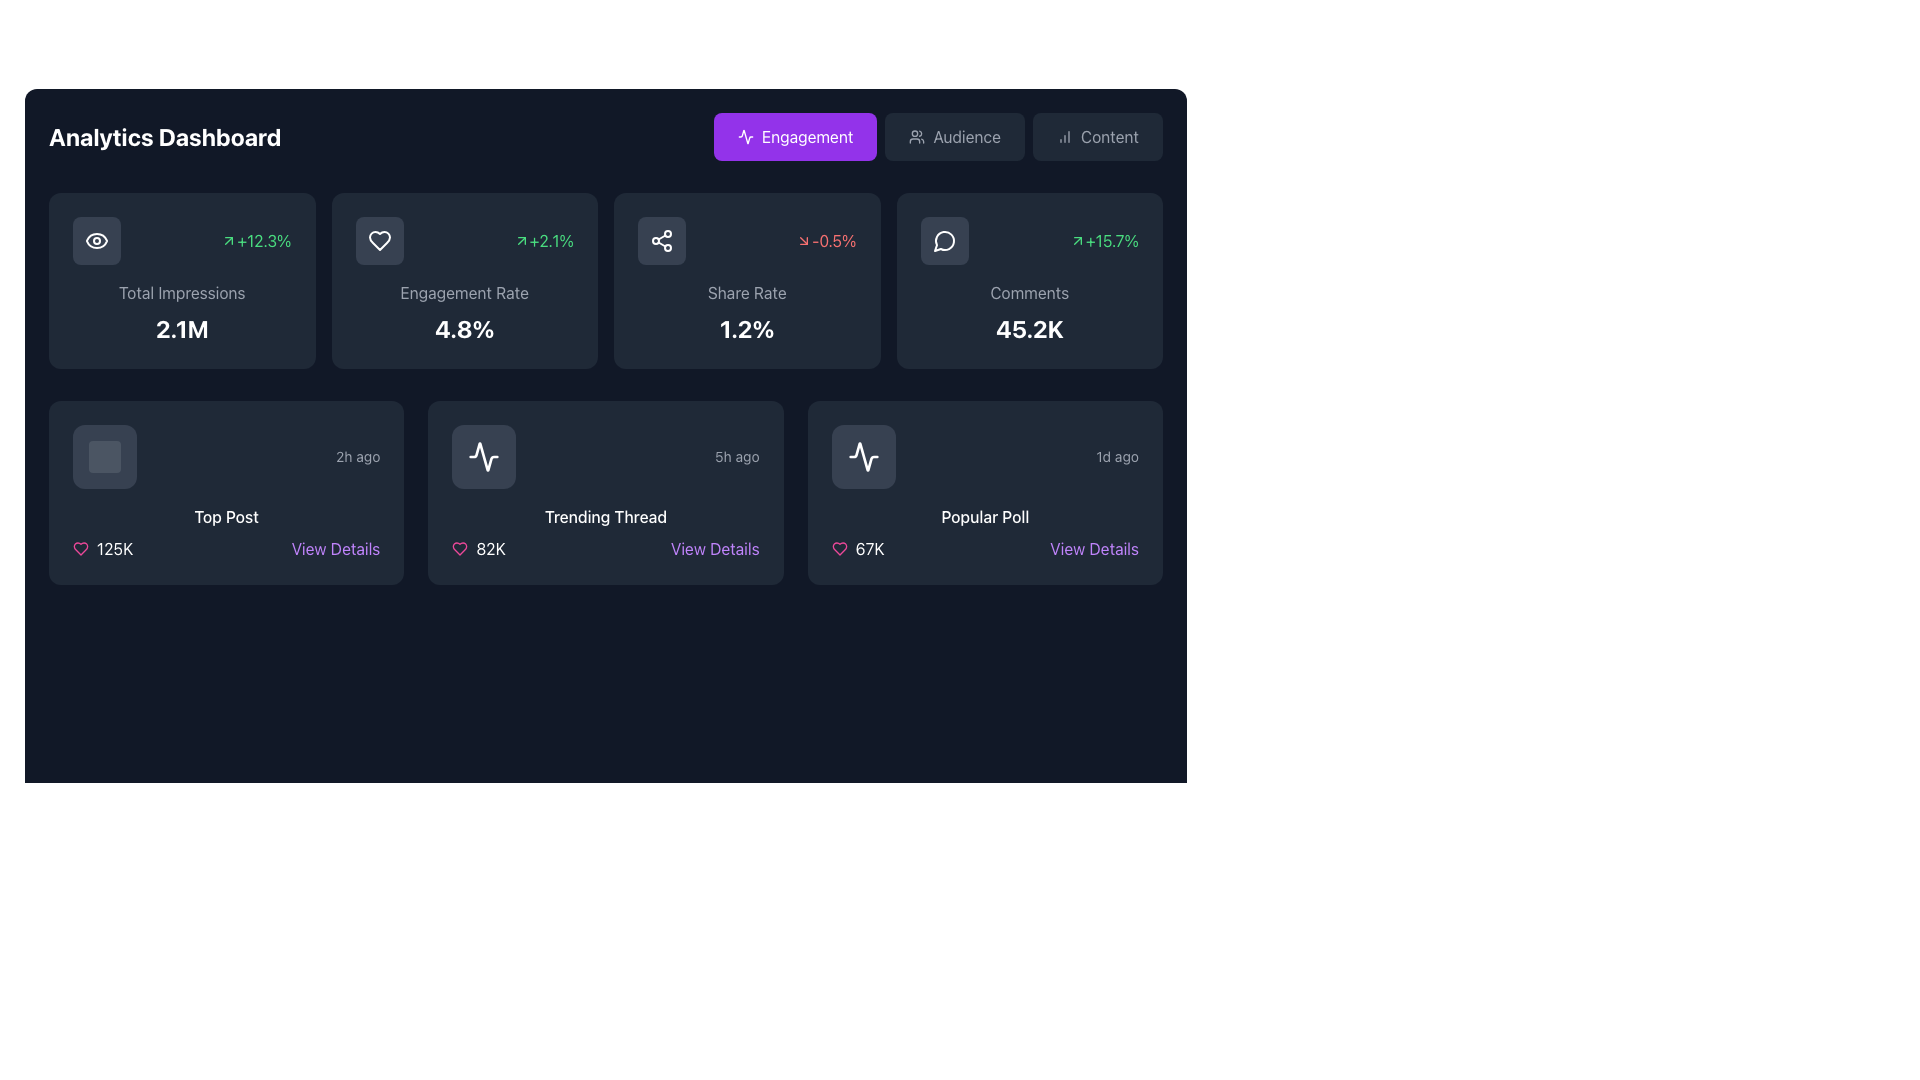 The height and width of the screenshot is (1080, 1920). What do you see at coordinates (484, 456) in the screenshot?
I see `the activity icon located in the center of the icon area of the 'Trending Thread' card in the second row of the dashboard interface for contextual understanding` at bounding box center [484, 456].